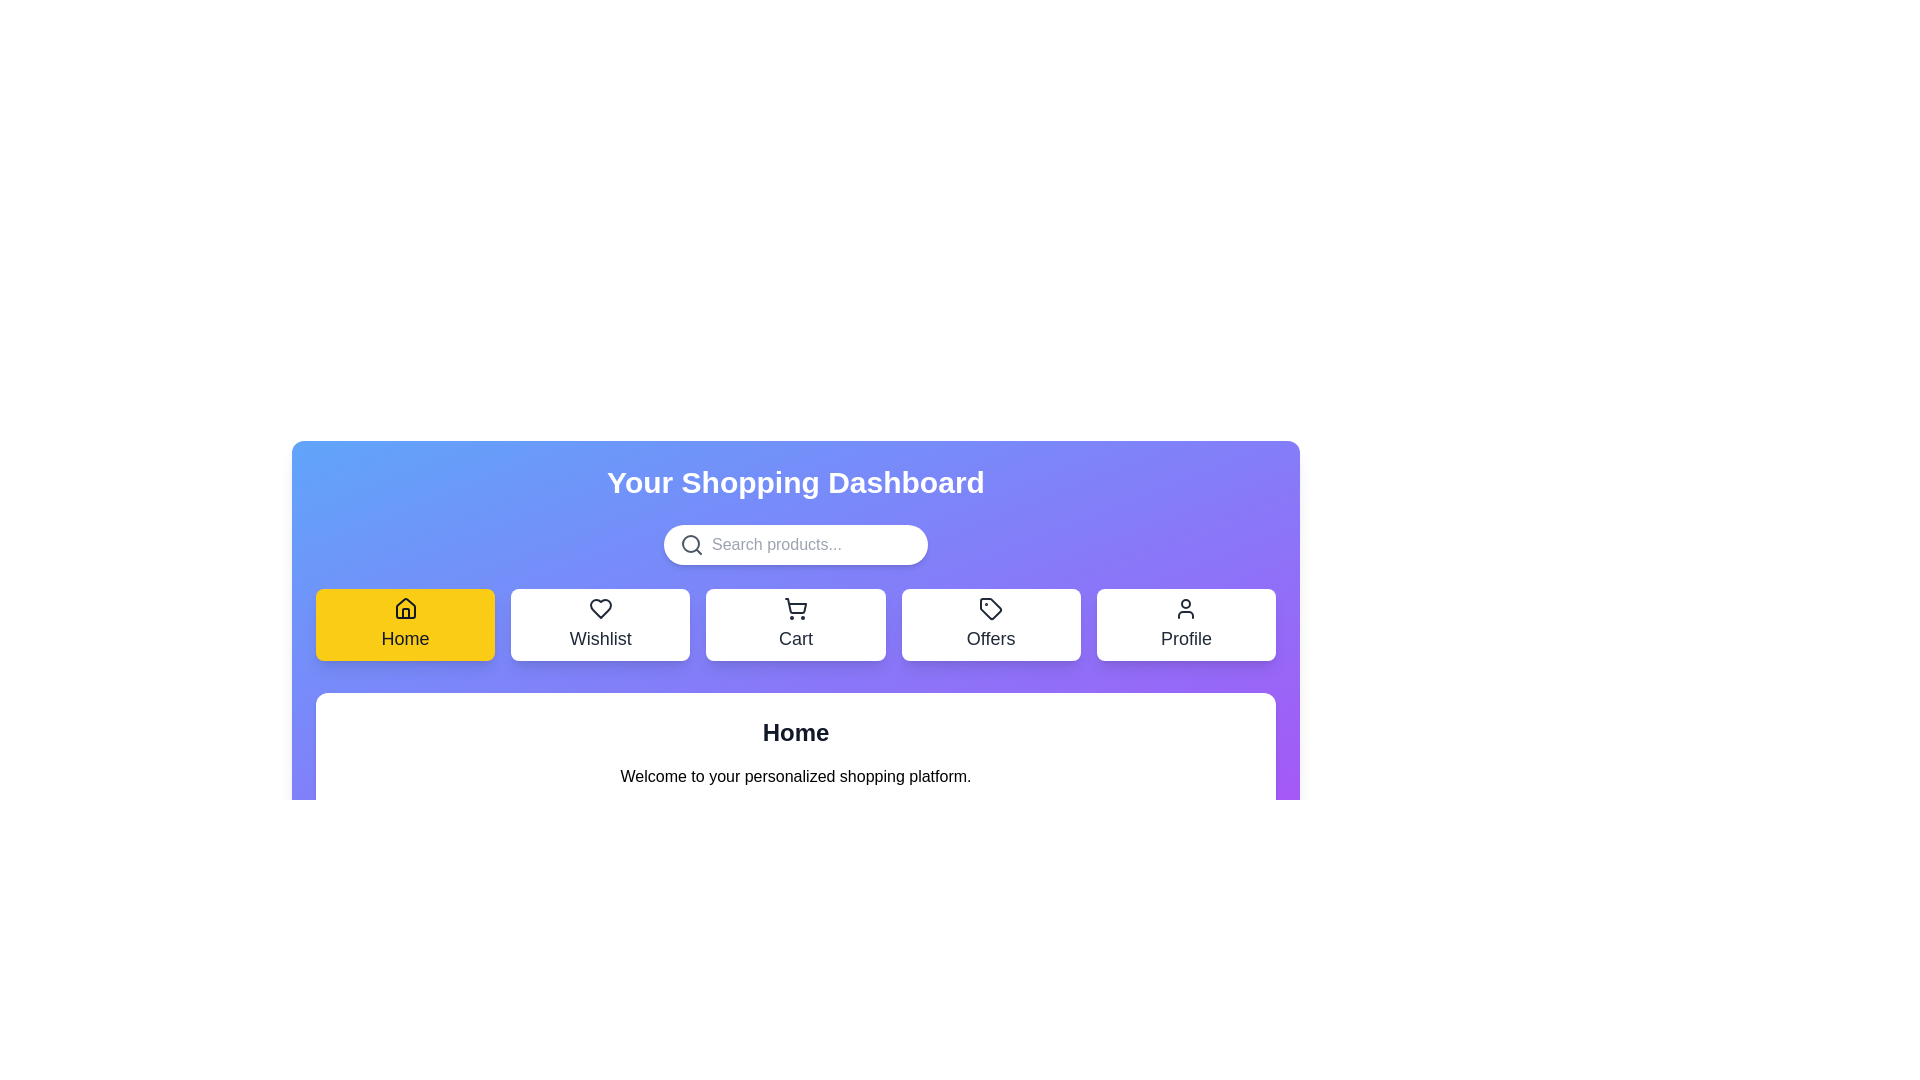 The image size is (1920, 1080). I want to click on the rectangular yellow button labeled 'Home' with a house icon, located at the top-left of the interface, so click(404, 623).